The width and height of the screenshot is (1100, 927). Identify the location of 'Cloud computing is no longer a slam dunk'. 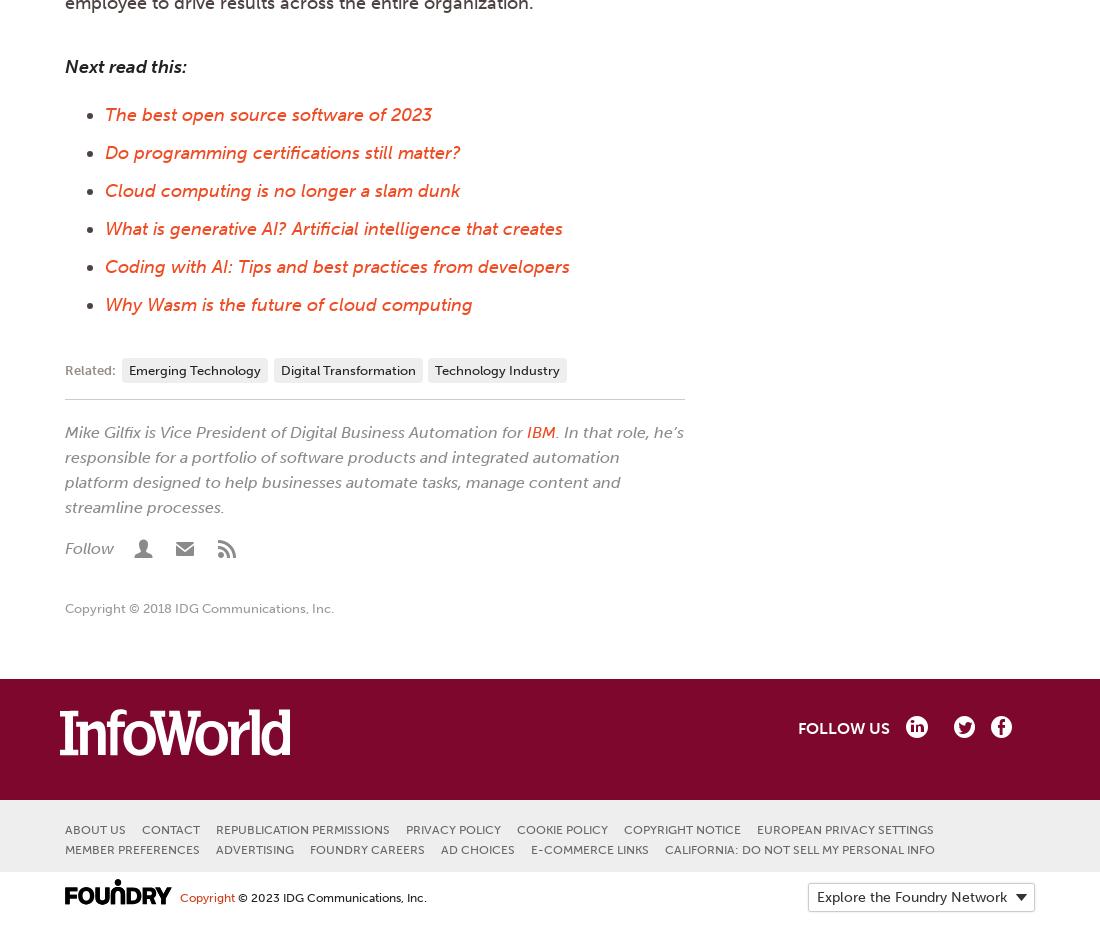
(281, 190).